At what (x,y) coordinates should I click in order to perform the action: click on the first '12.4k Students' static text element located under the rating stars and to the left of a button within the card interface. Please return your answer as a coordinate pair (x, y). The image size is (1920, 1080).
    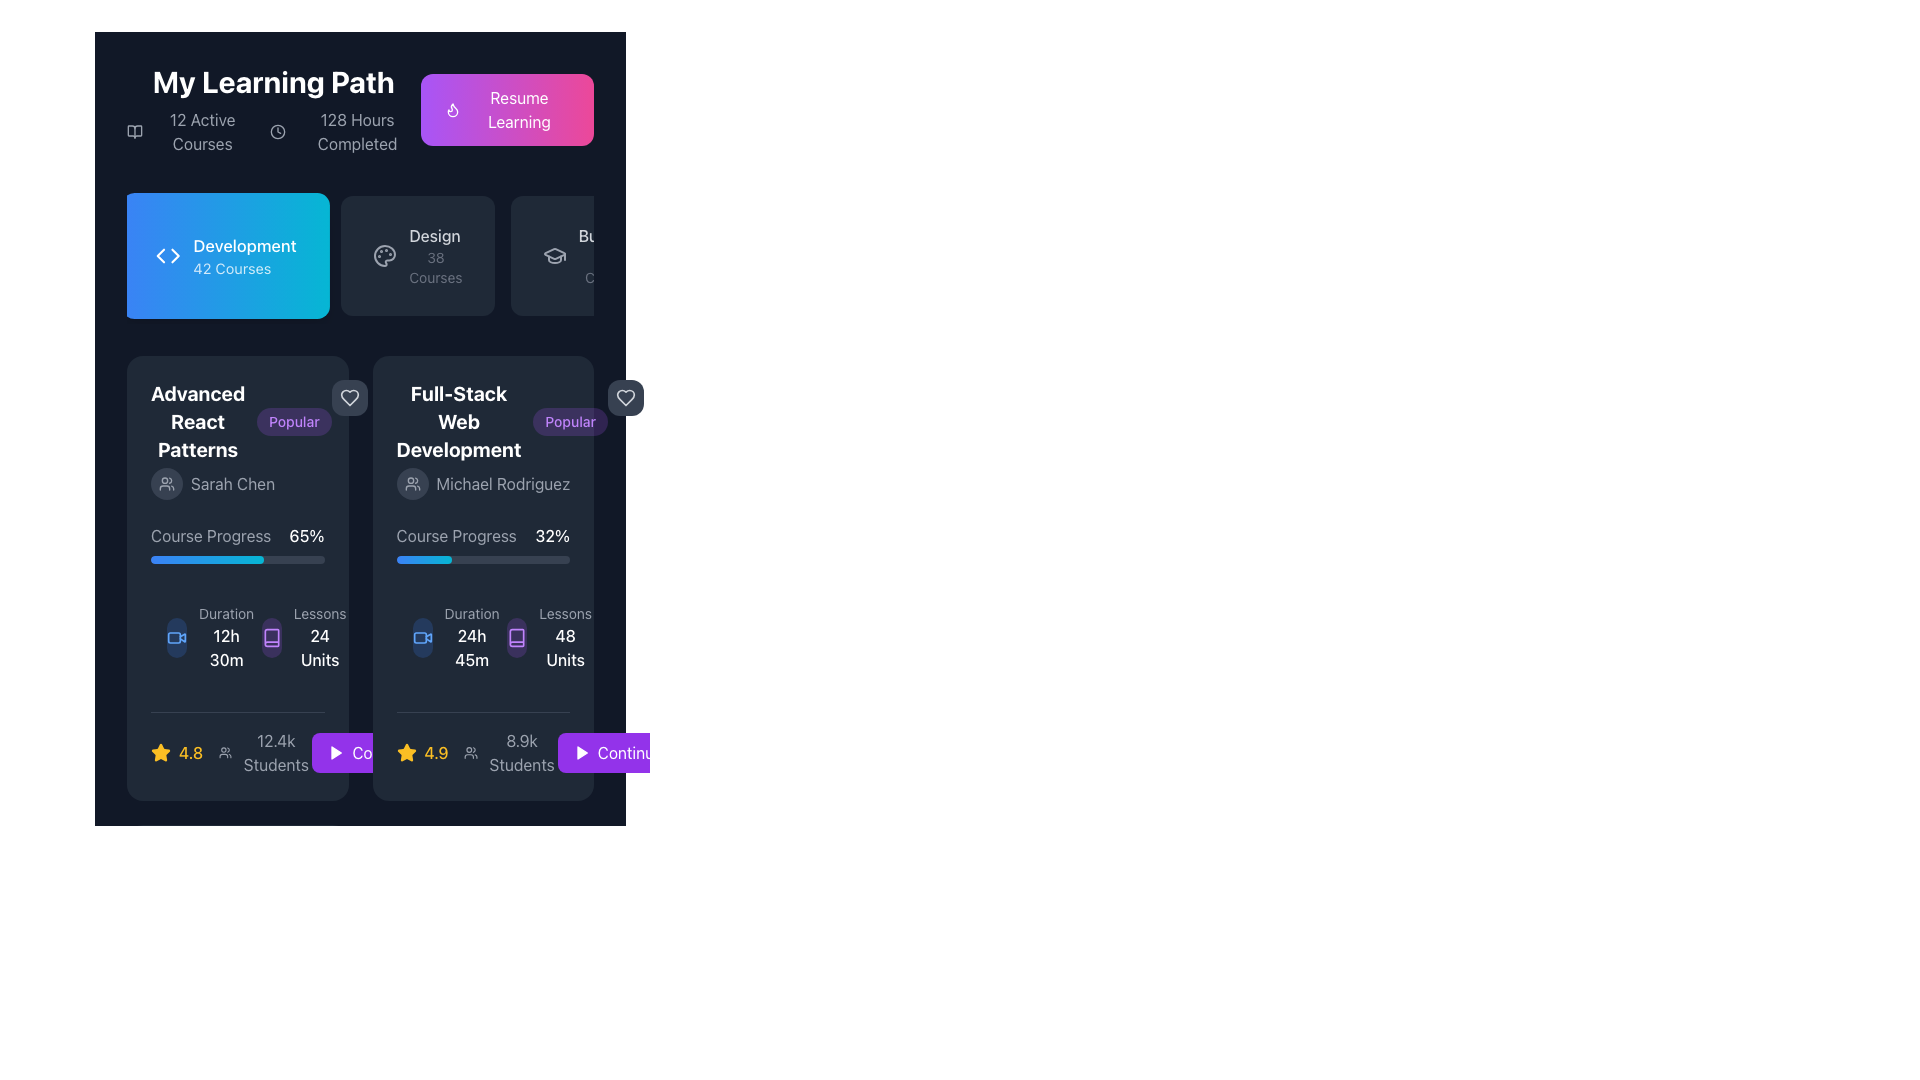
    Looking at the image, I should click on (275, 752).